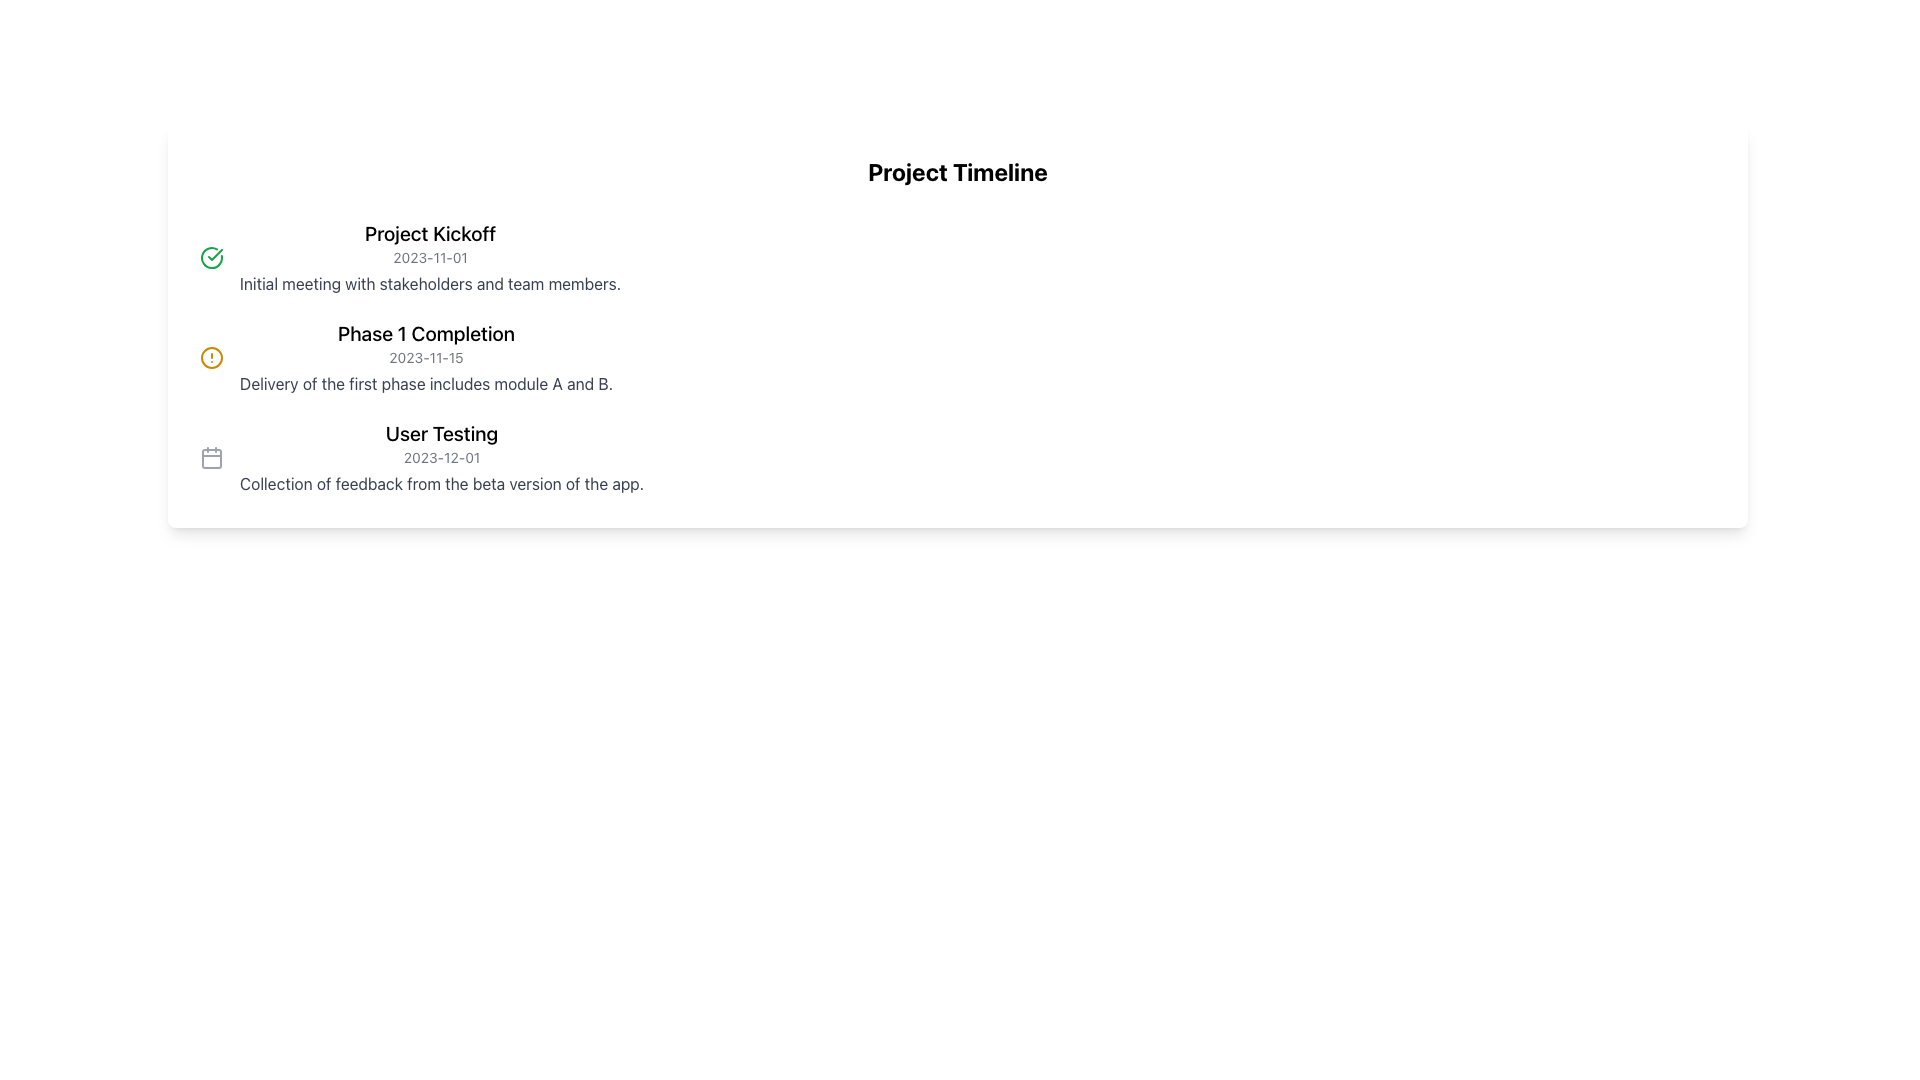  Describe the element at coordinates (425, 384) in the screenshot. I see `the text block that reads 'Delivery of the first phase includes module A and B.' which is styled in medium gray and appears below the headline 'Phase 1 Completion' and the date '2023-11-15'` at that location.